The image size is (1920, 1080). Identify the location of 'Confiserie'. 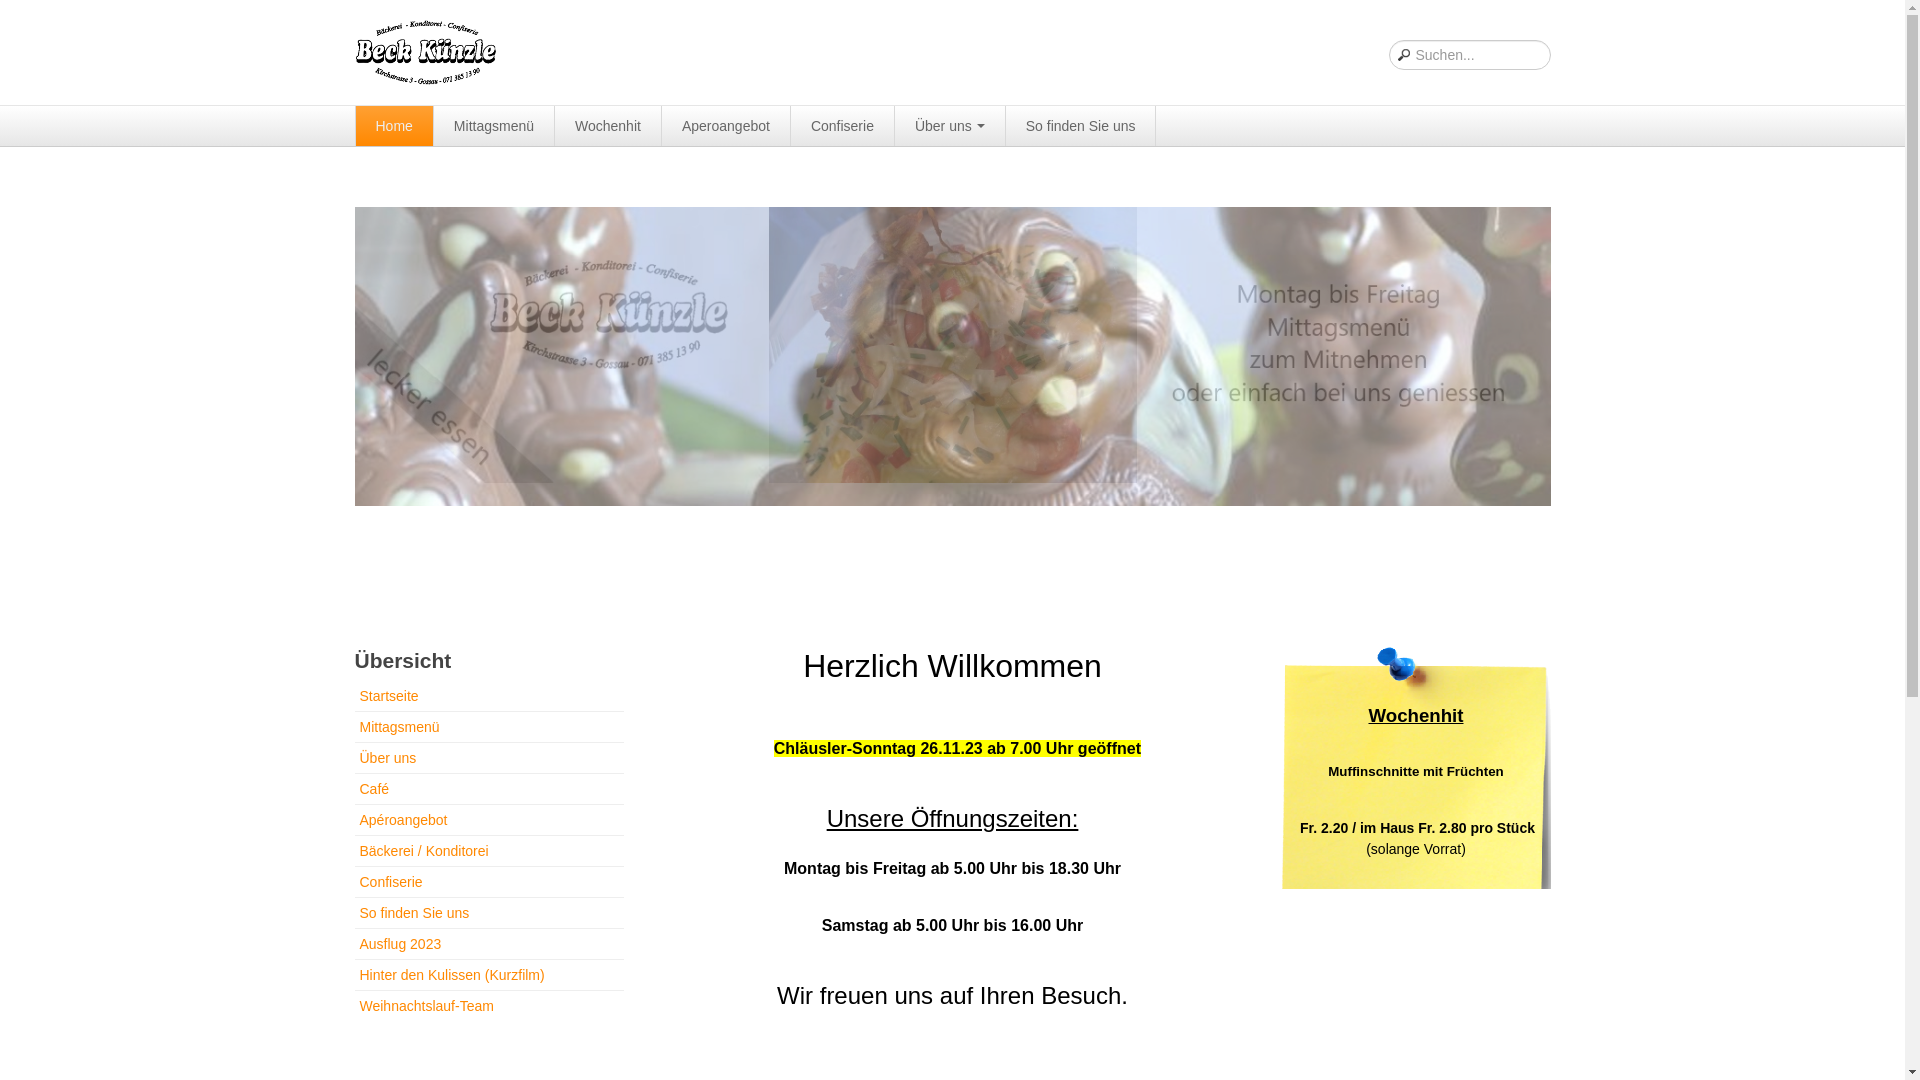
(488, 881).